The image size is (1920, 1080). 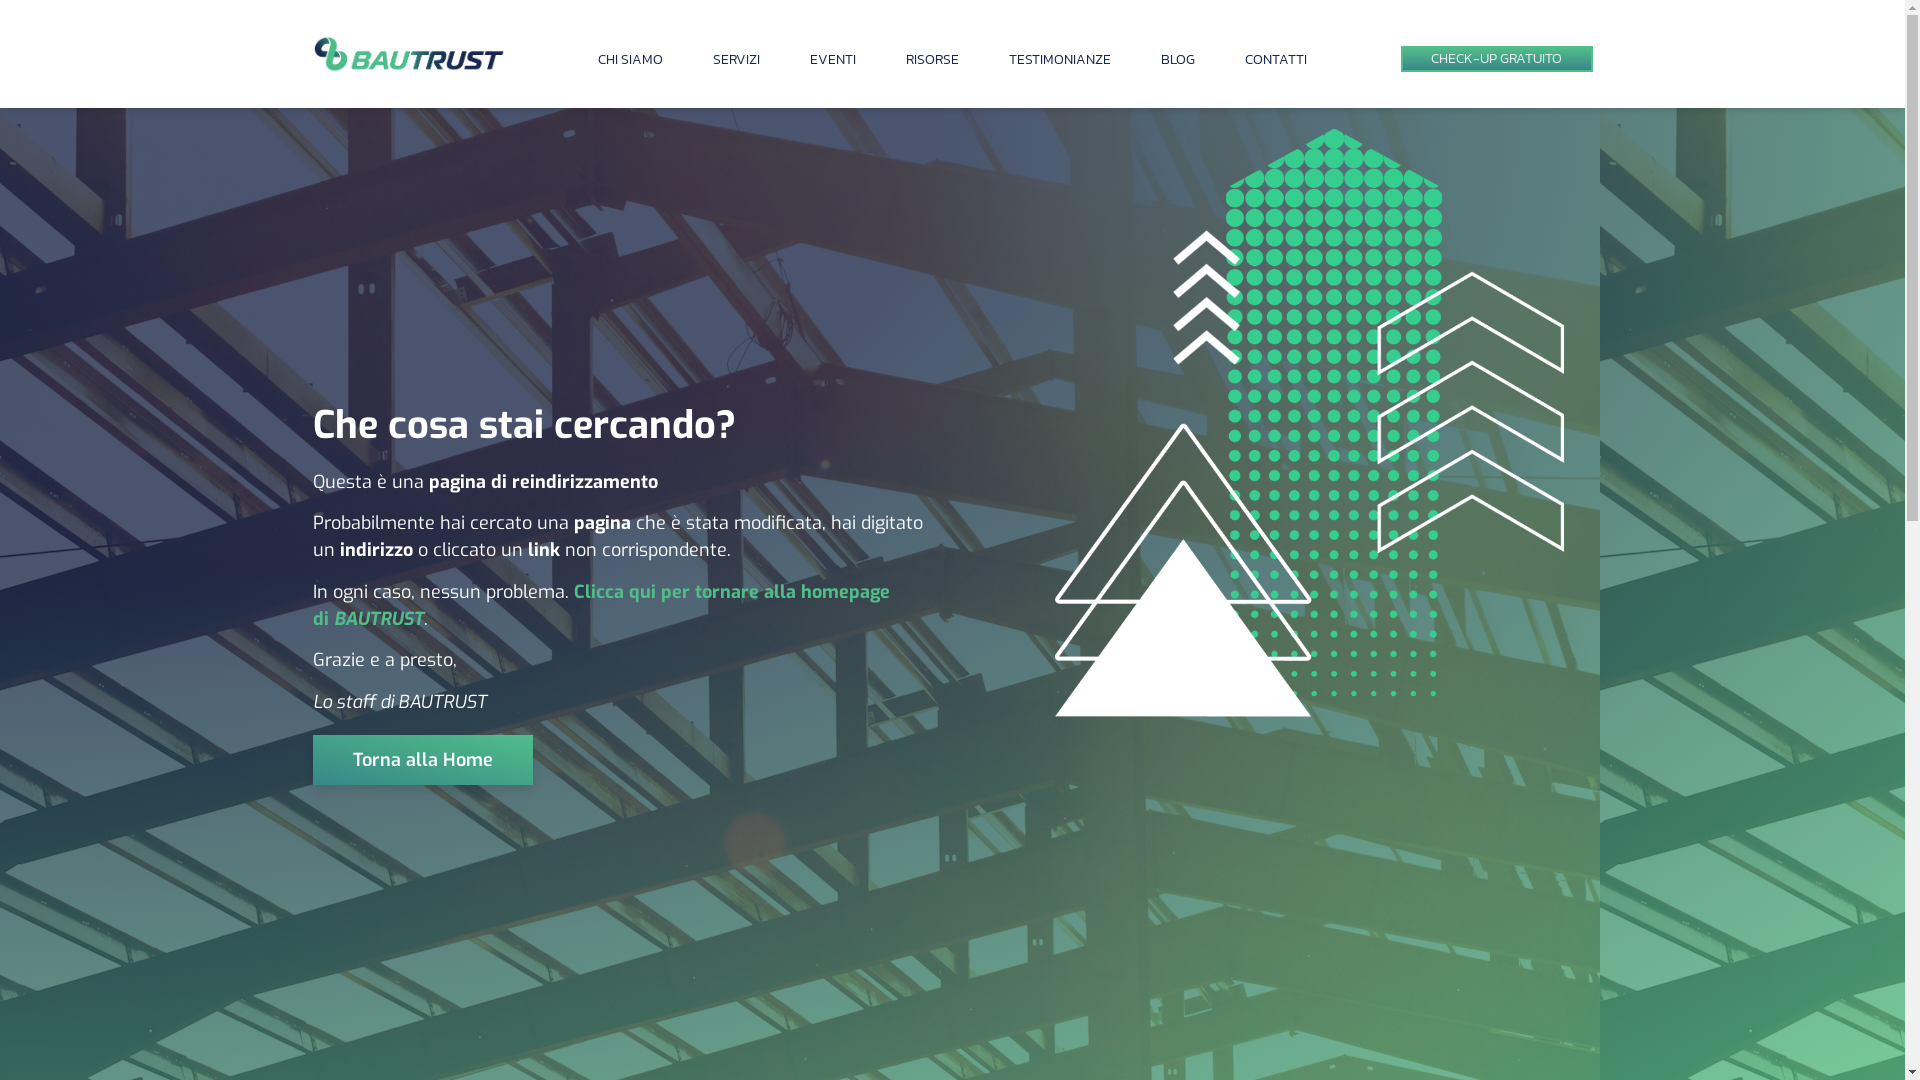 What do you see at coordinates (1059, 59) in the screenshot?
I see `'TESTIMONIANZE'` at bounding box center [1059, 59].